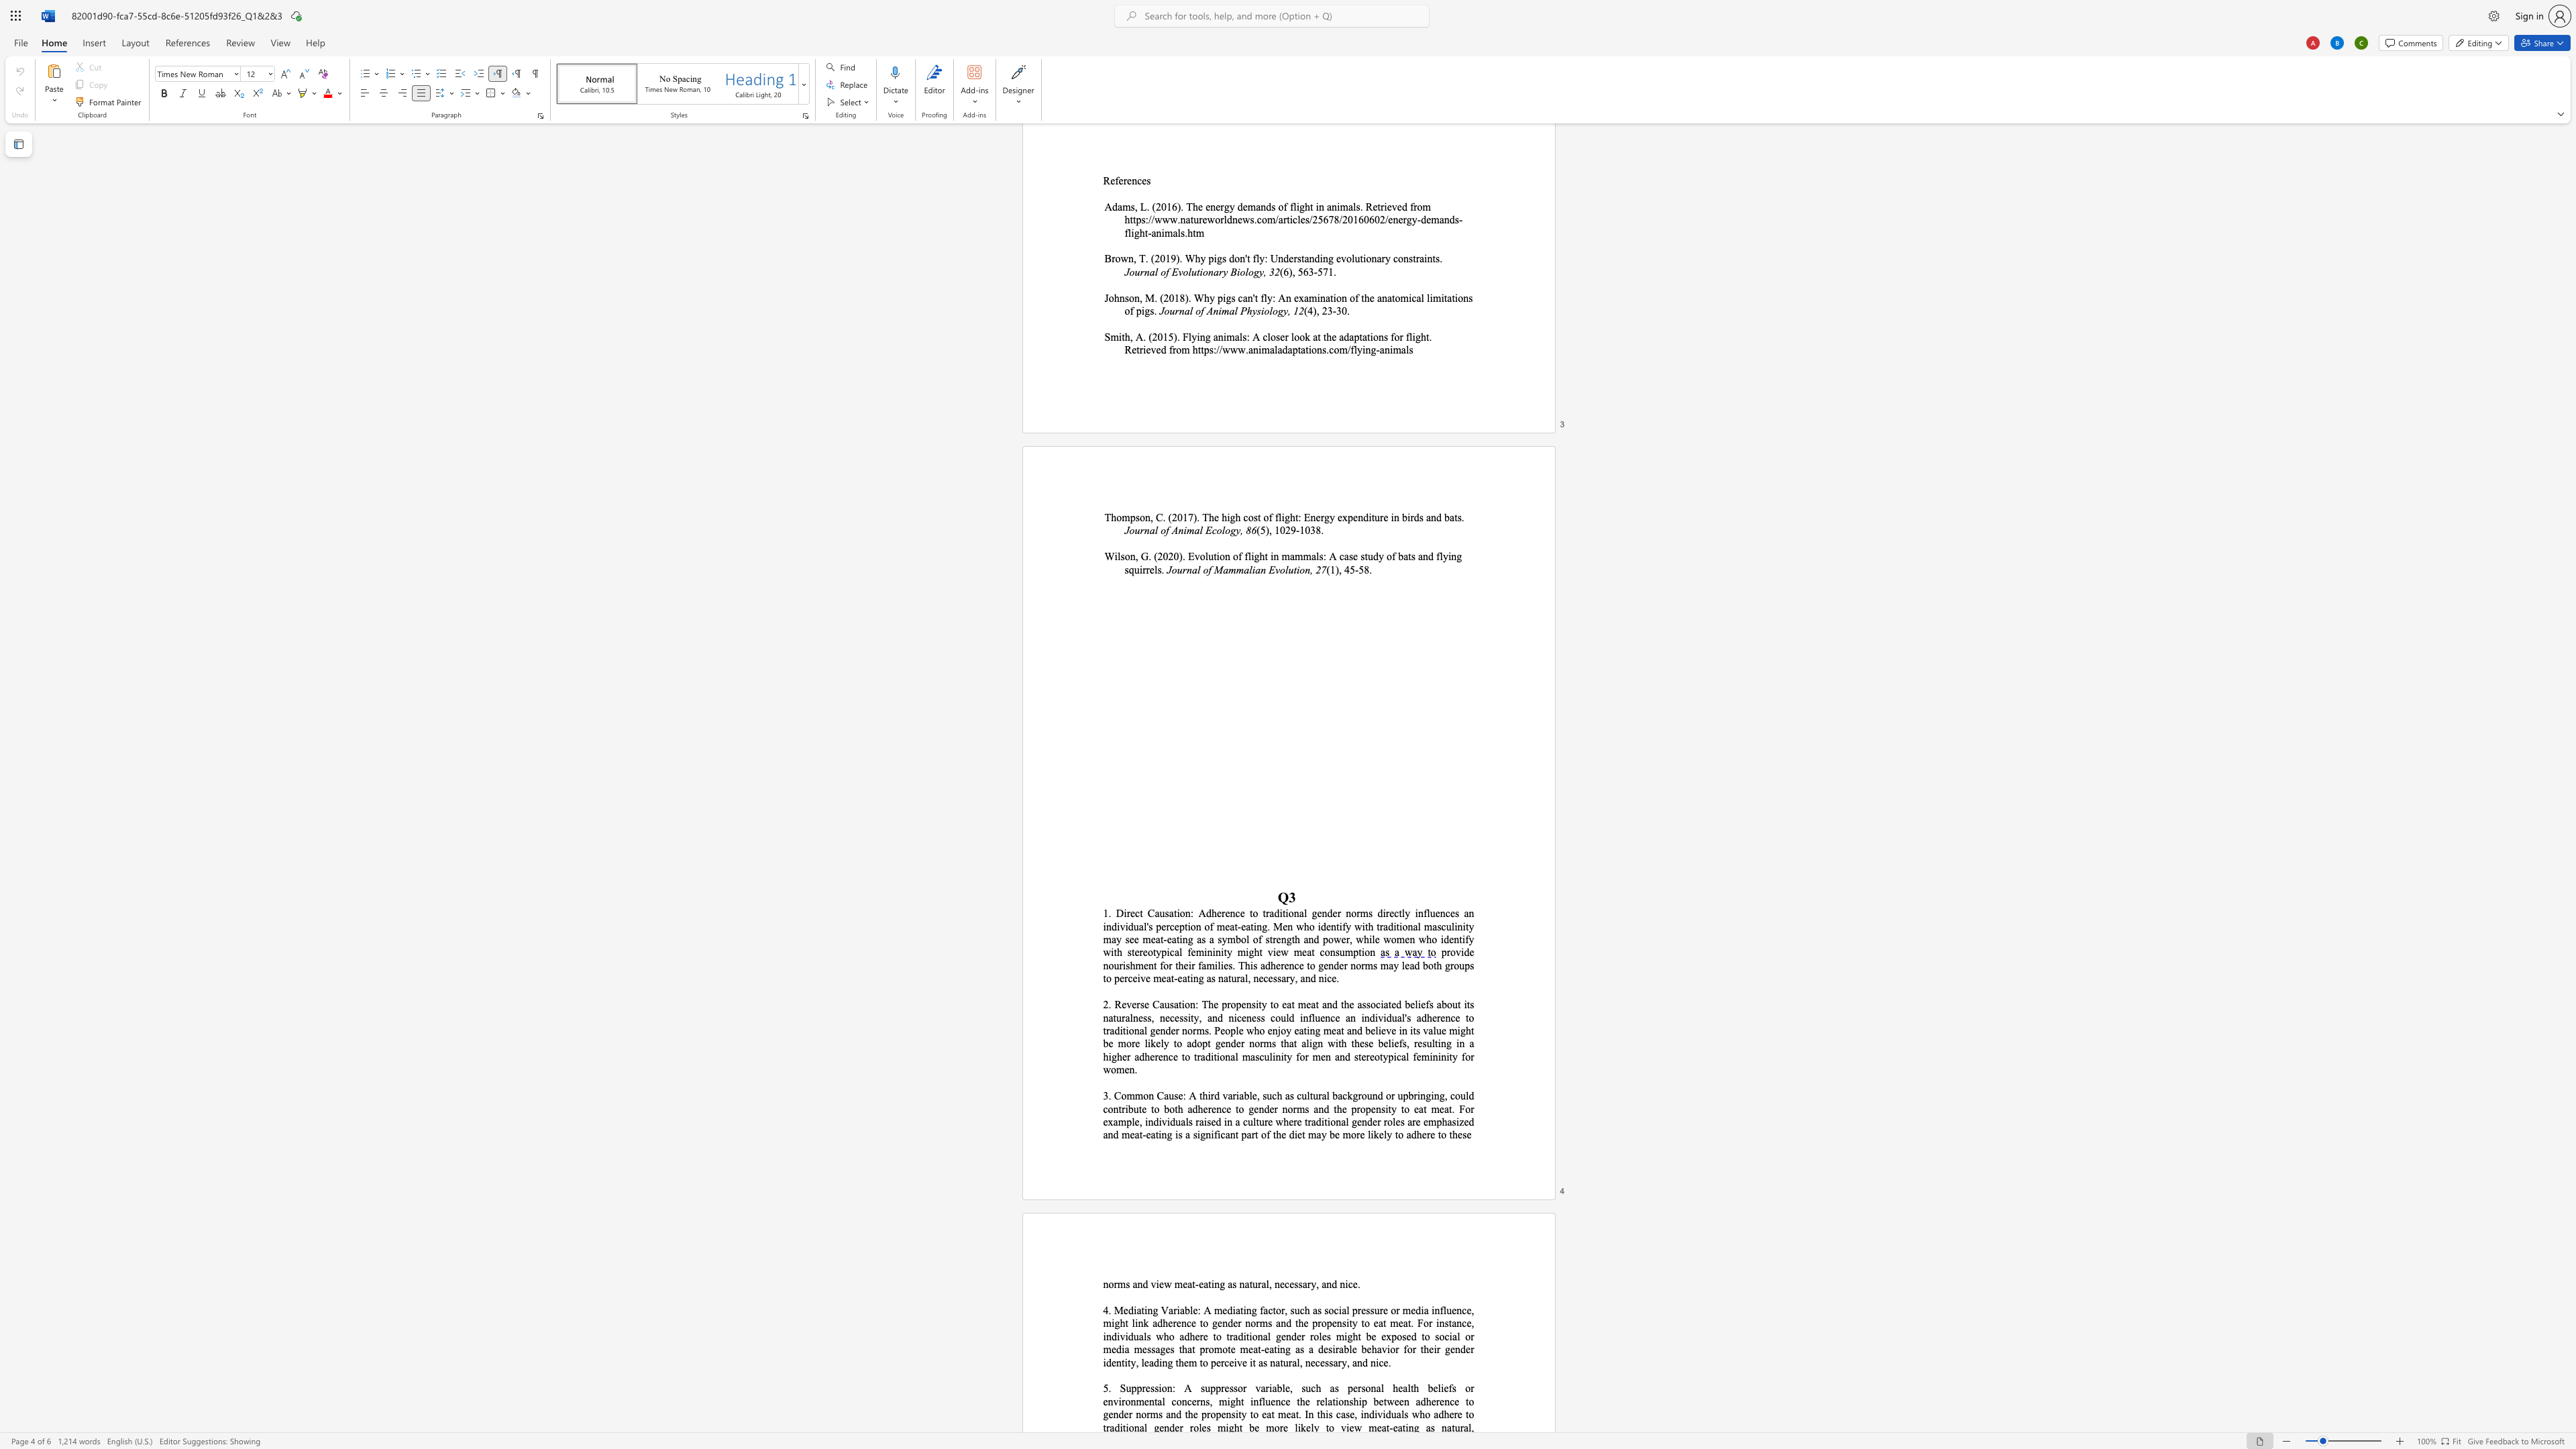 The image size is (2576, 1449). I want to click on the space between the continuous character "2" and "." in the text, so click(1107, 1004).